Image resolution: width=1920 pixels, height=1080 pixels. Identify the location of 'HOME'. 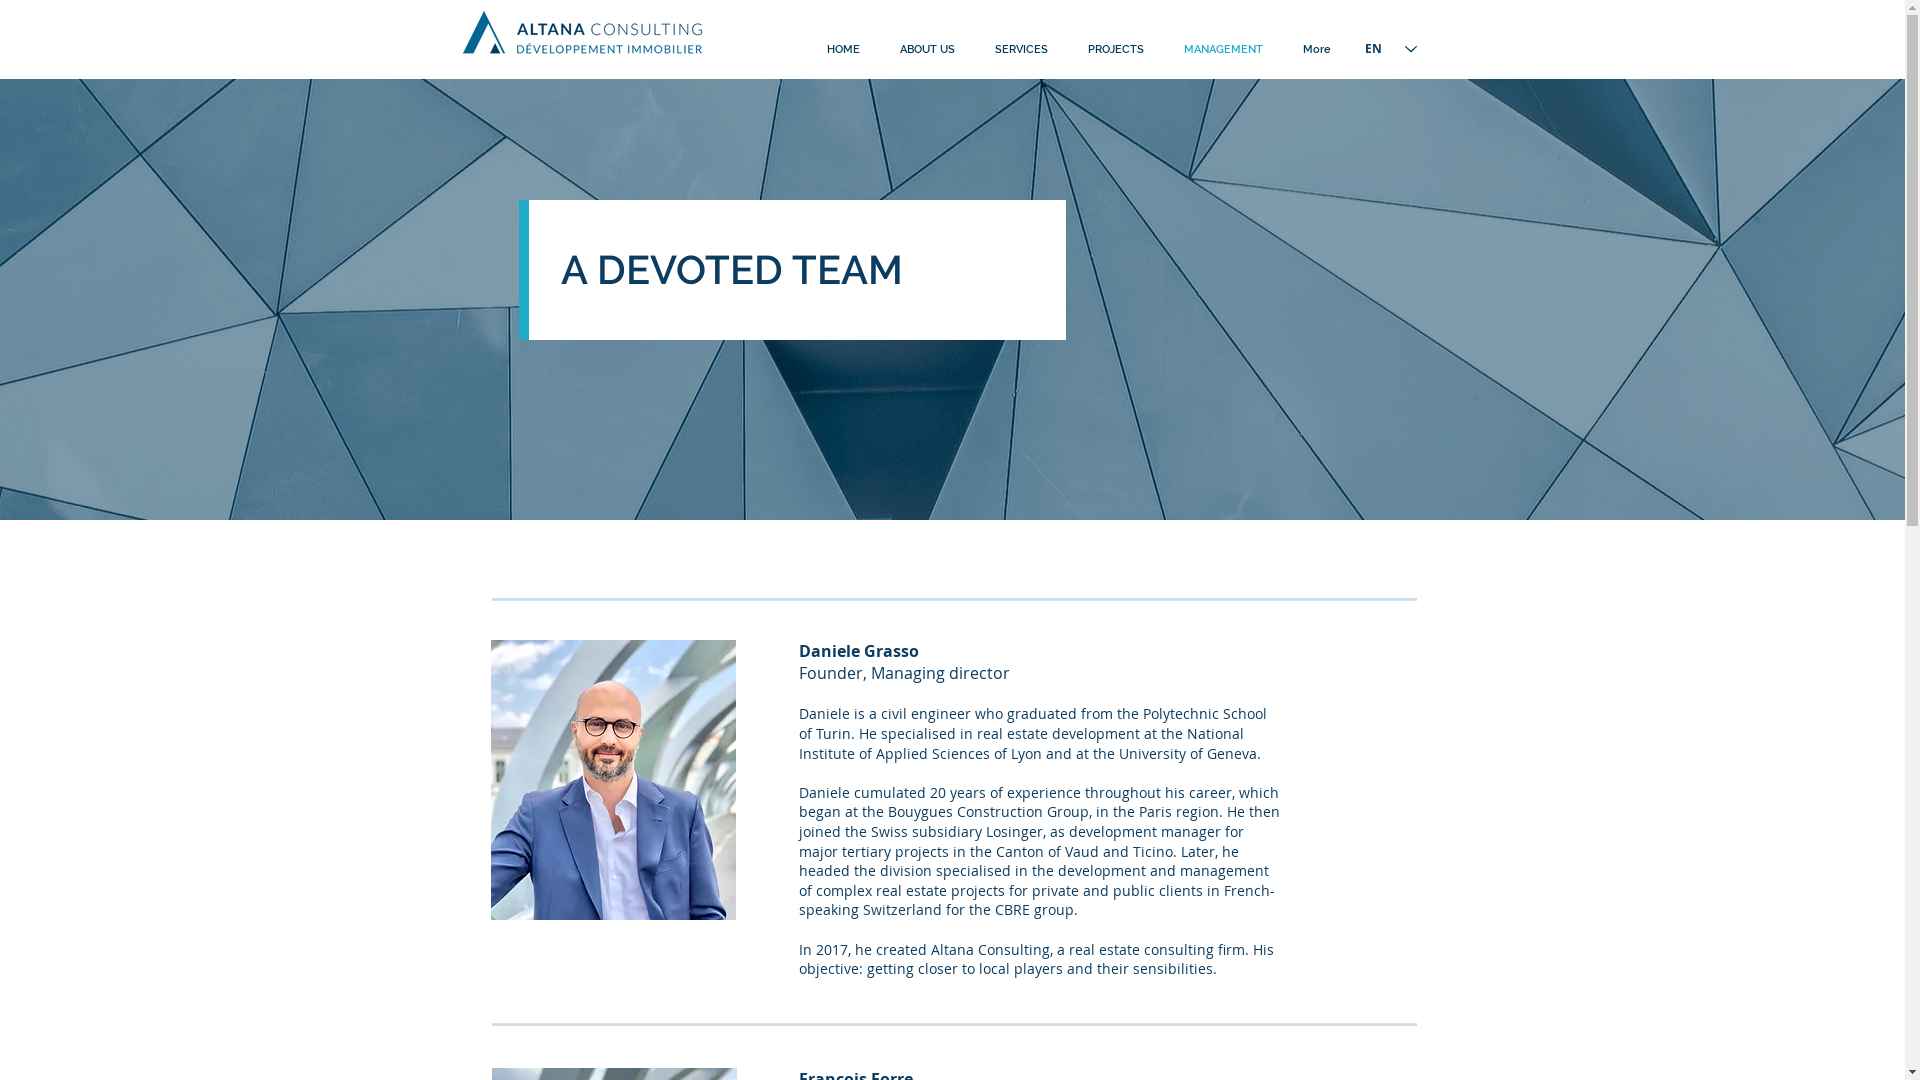
(842, 49).